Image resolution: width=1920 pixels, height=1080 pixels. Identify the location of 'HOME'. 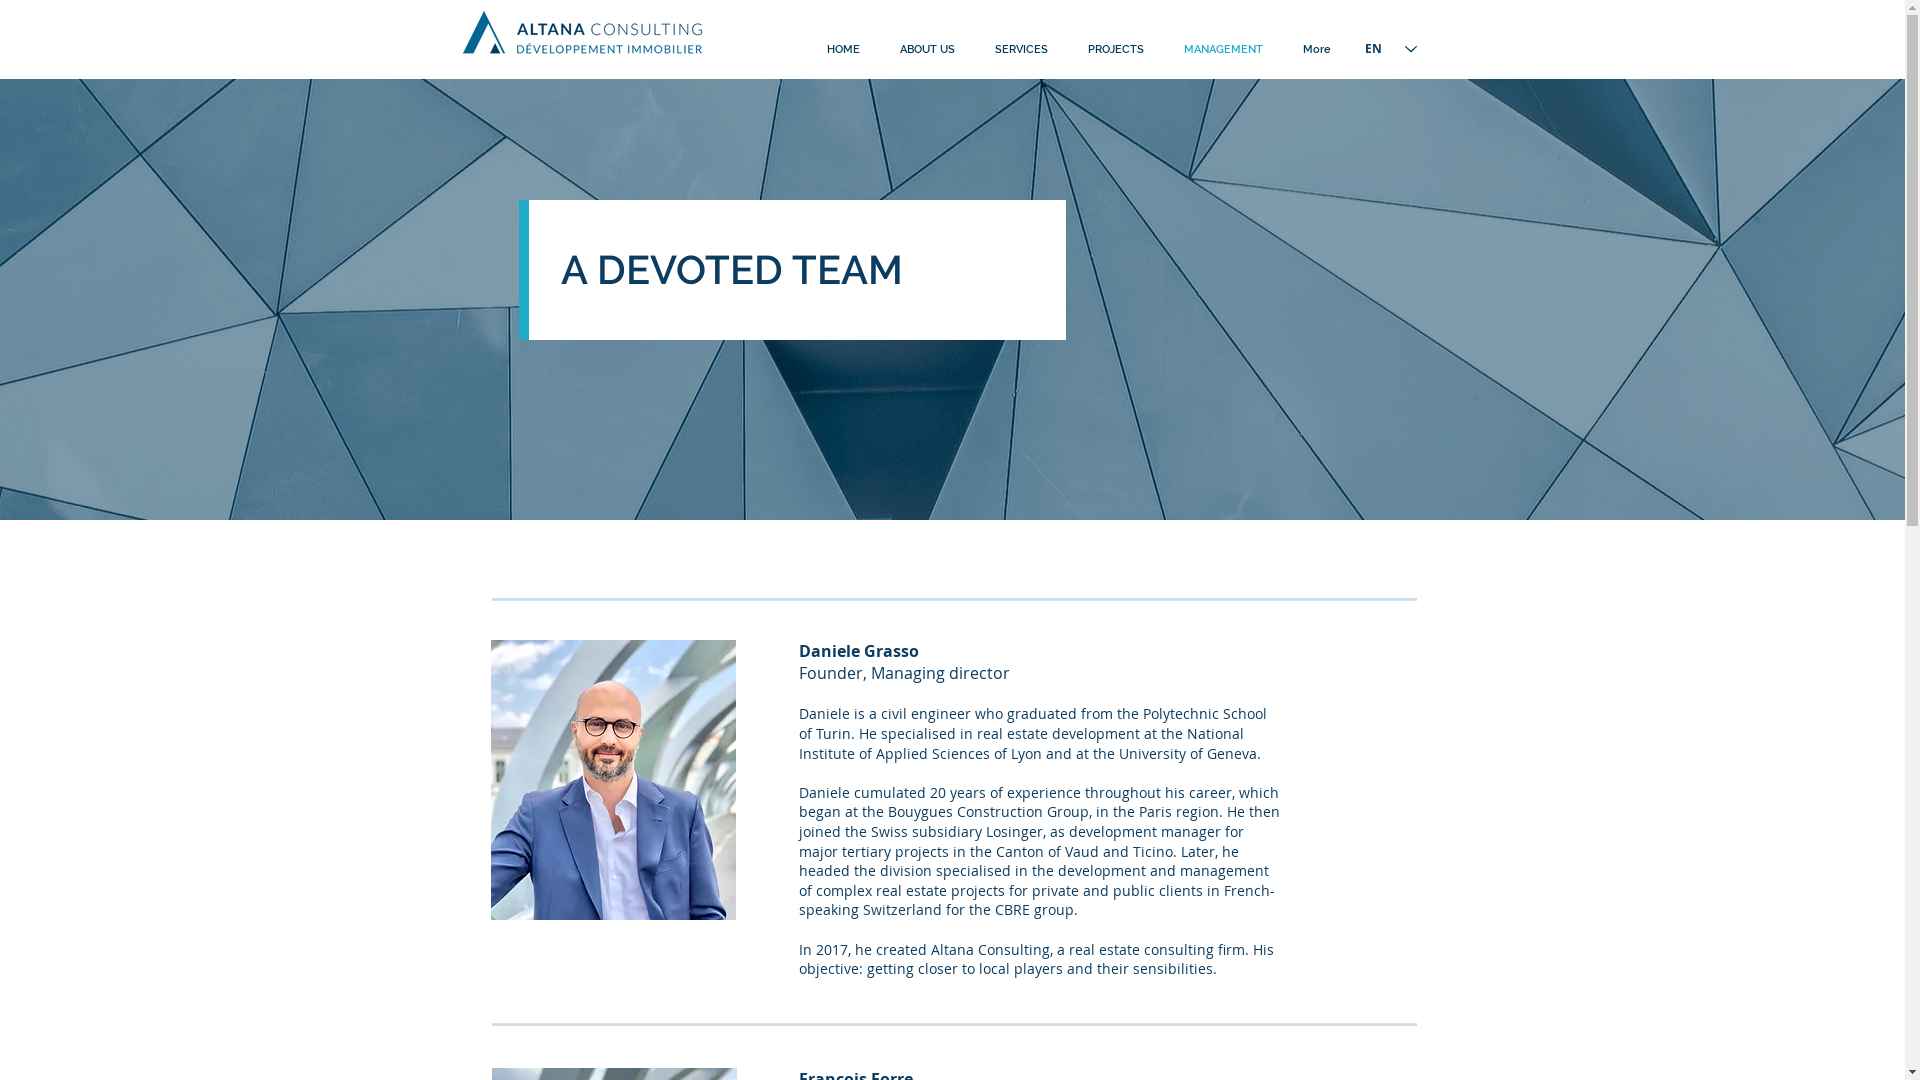
(842, 49).